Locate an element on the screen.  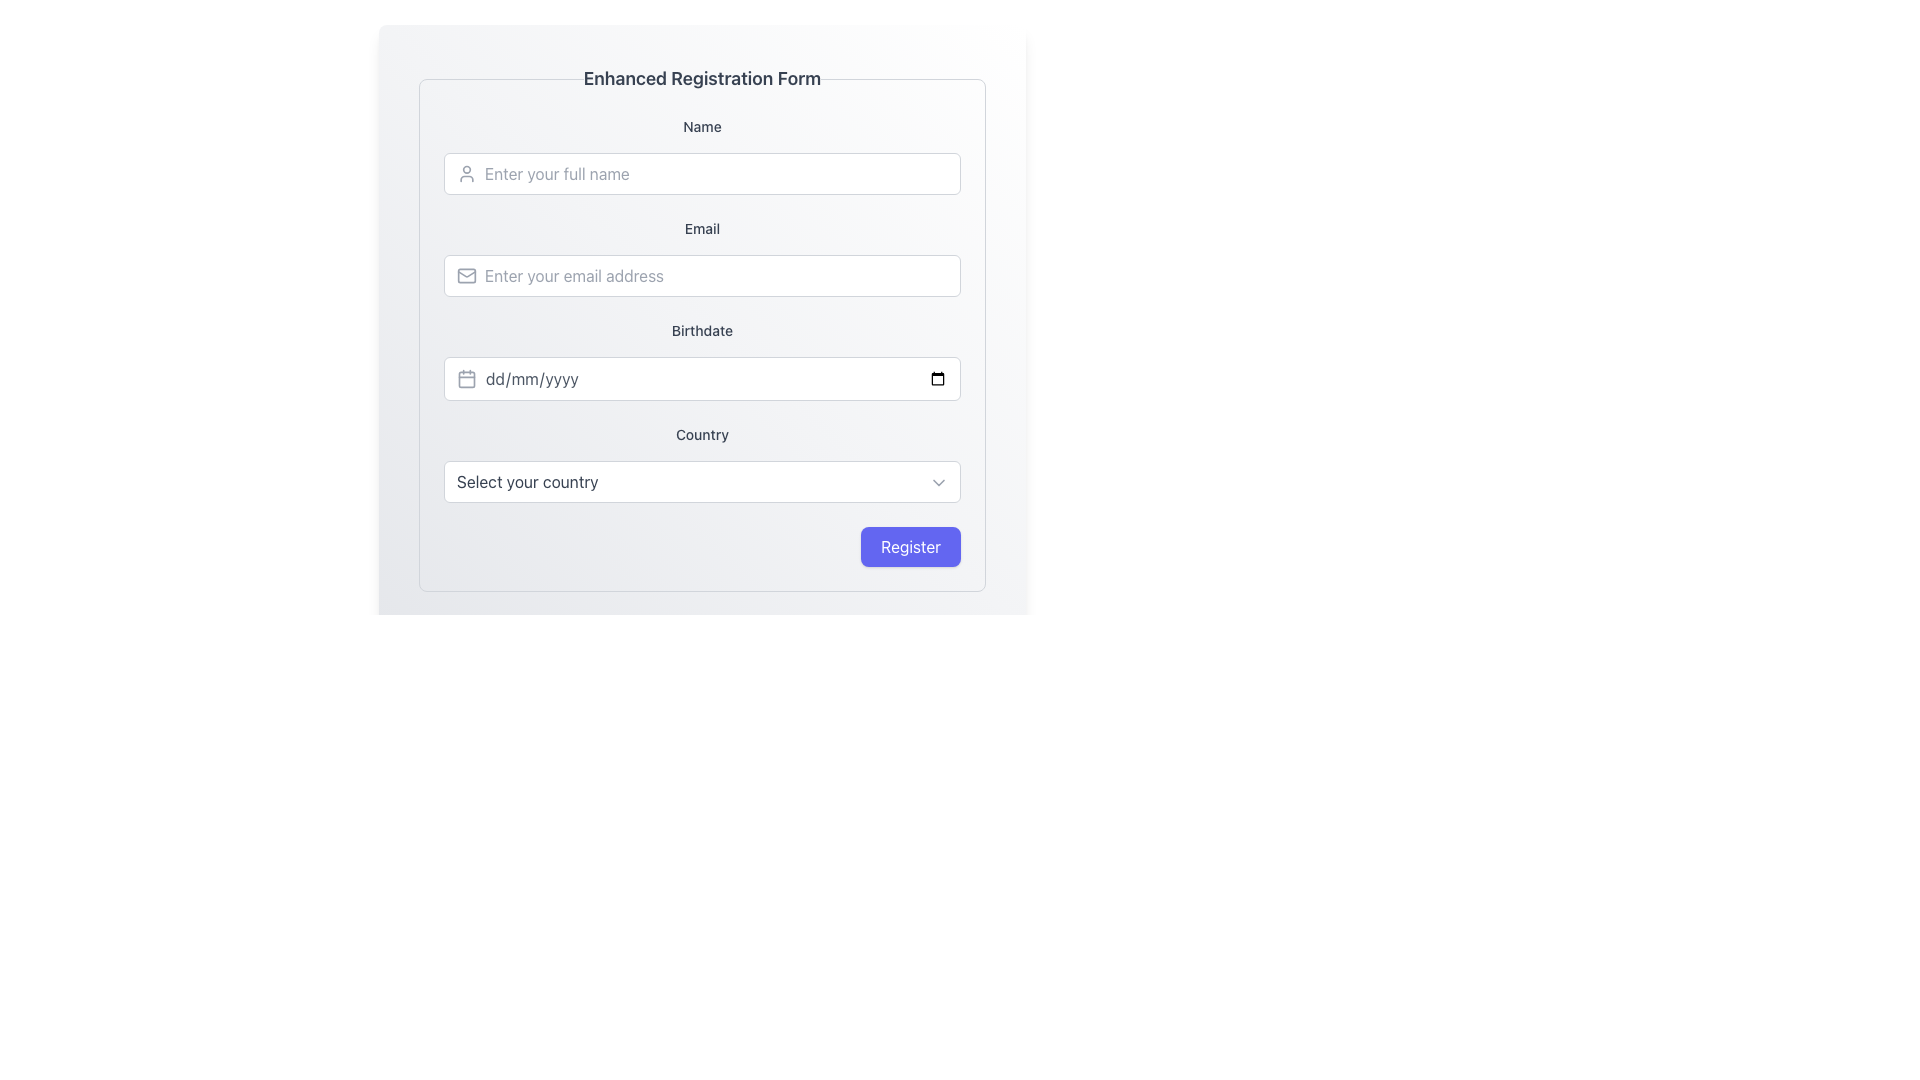
the submit button located at the bottom right of the form is located at coordinates (910, 547).